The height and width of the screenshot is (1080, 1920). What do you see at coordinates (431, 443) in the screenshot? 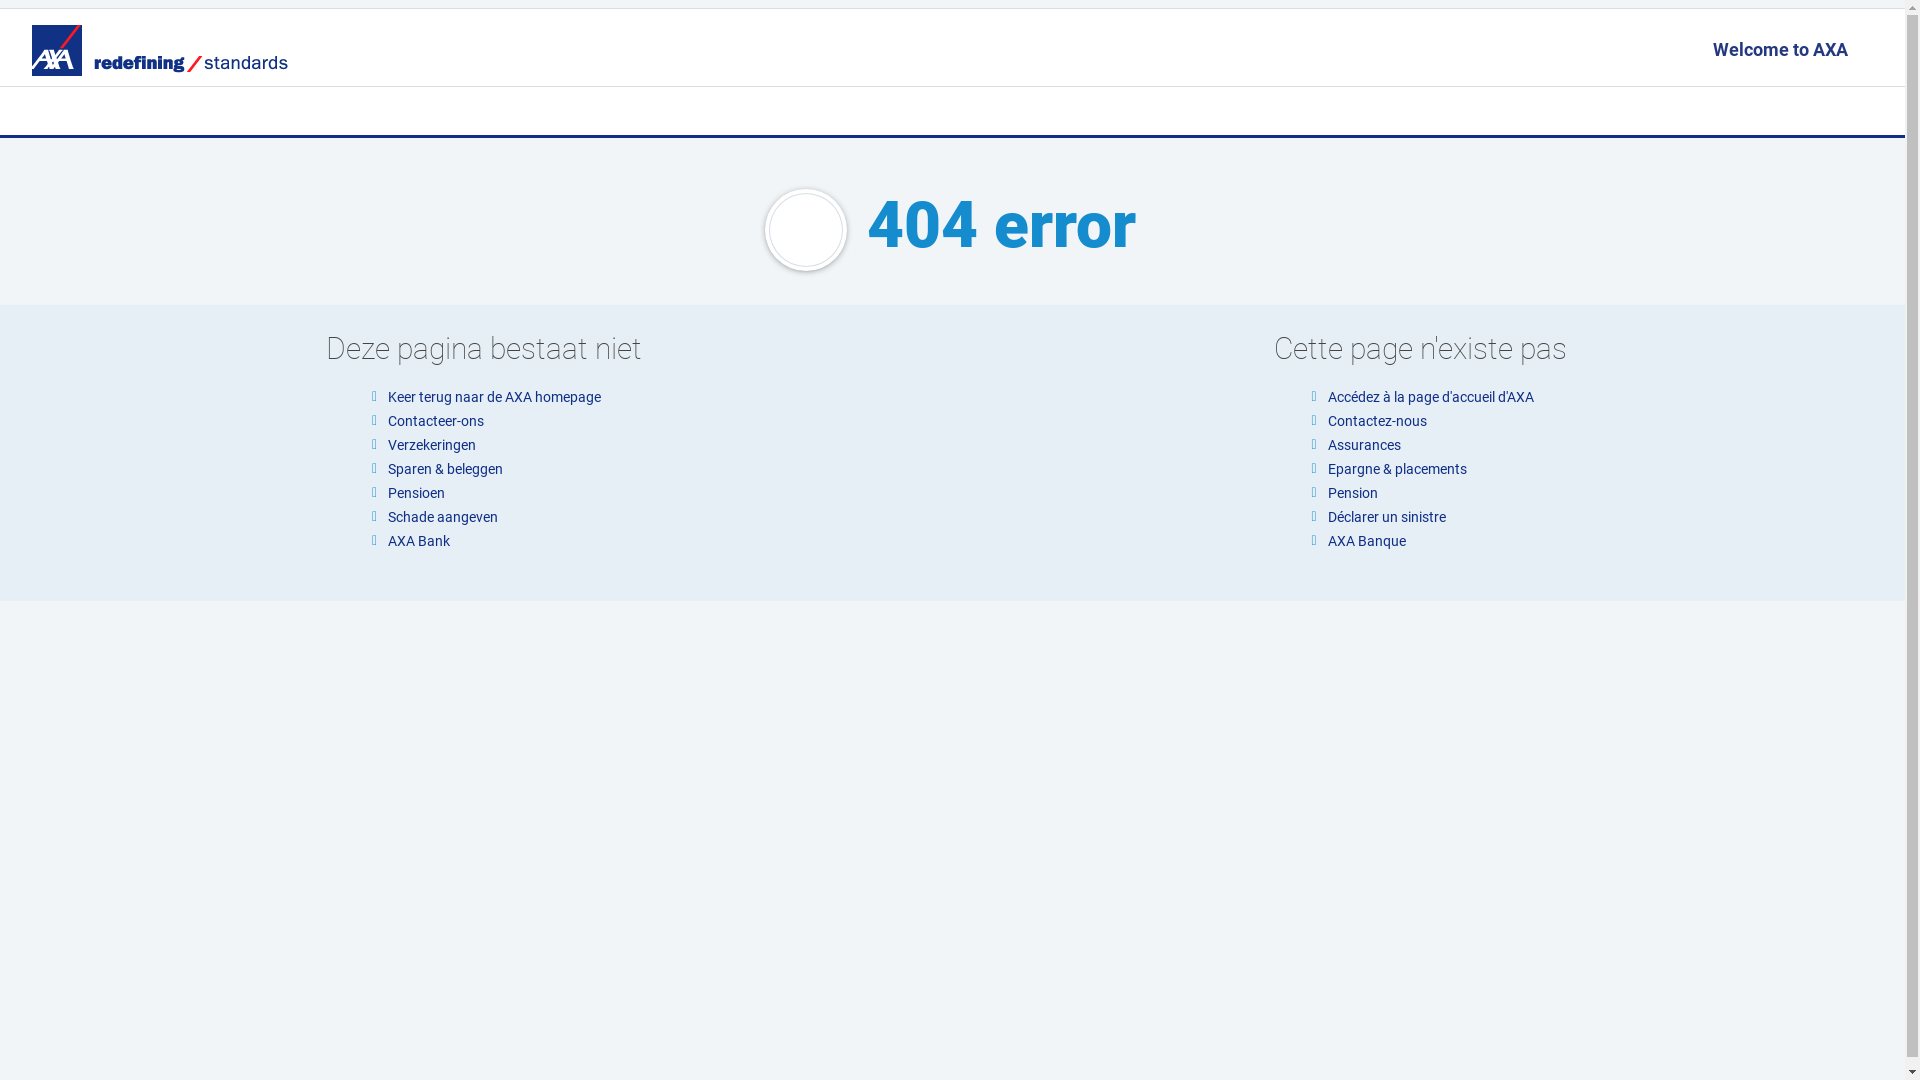
I see `'Verzekeringen'` at bounding box center [431, 443].